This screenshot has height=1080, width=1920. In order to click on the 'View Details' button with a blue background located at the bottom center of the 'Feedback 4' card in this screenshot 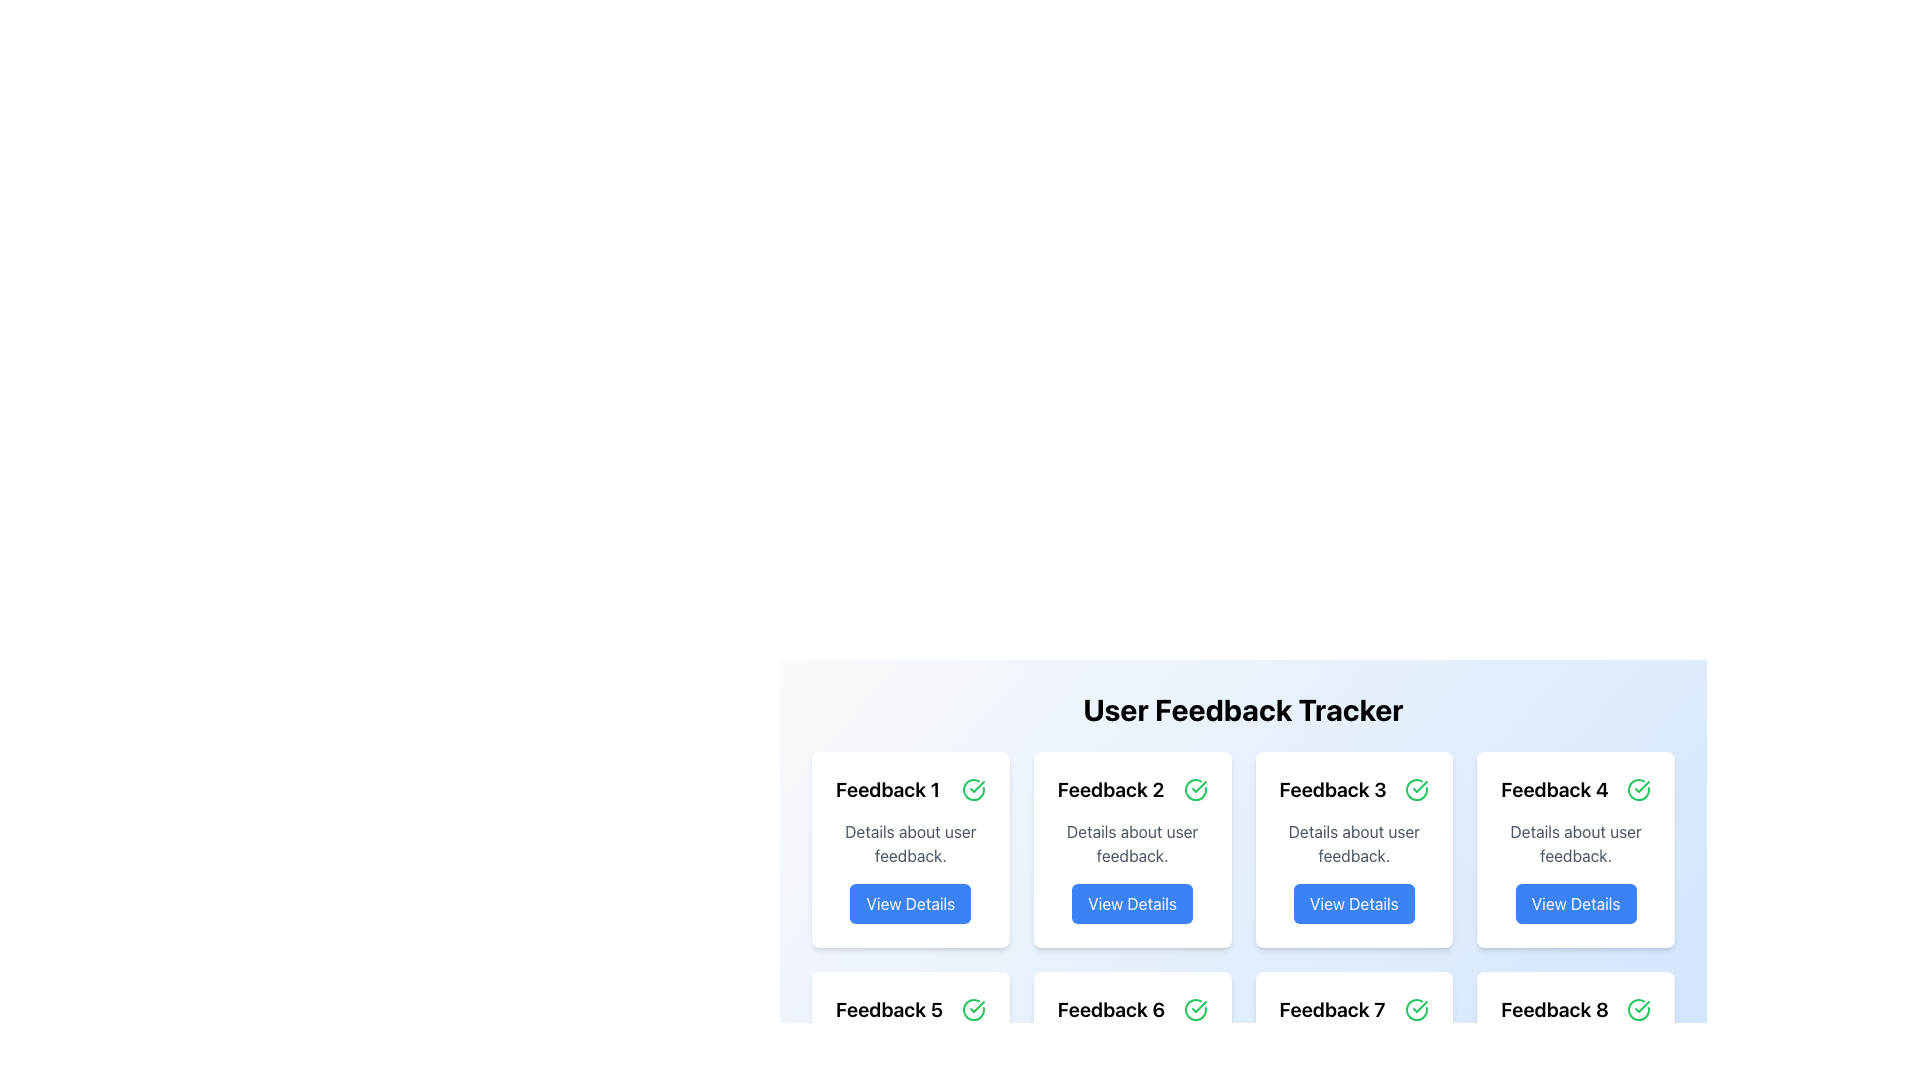, I will do `click(1575, 903)`.